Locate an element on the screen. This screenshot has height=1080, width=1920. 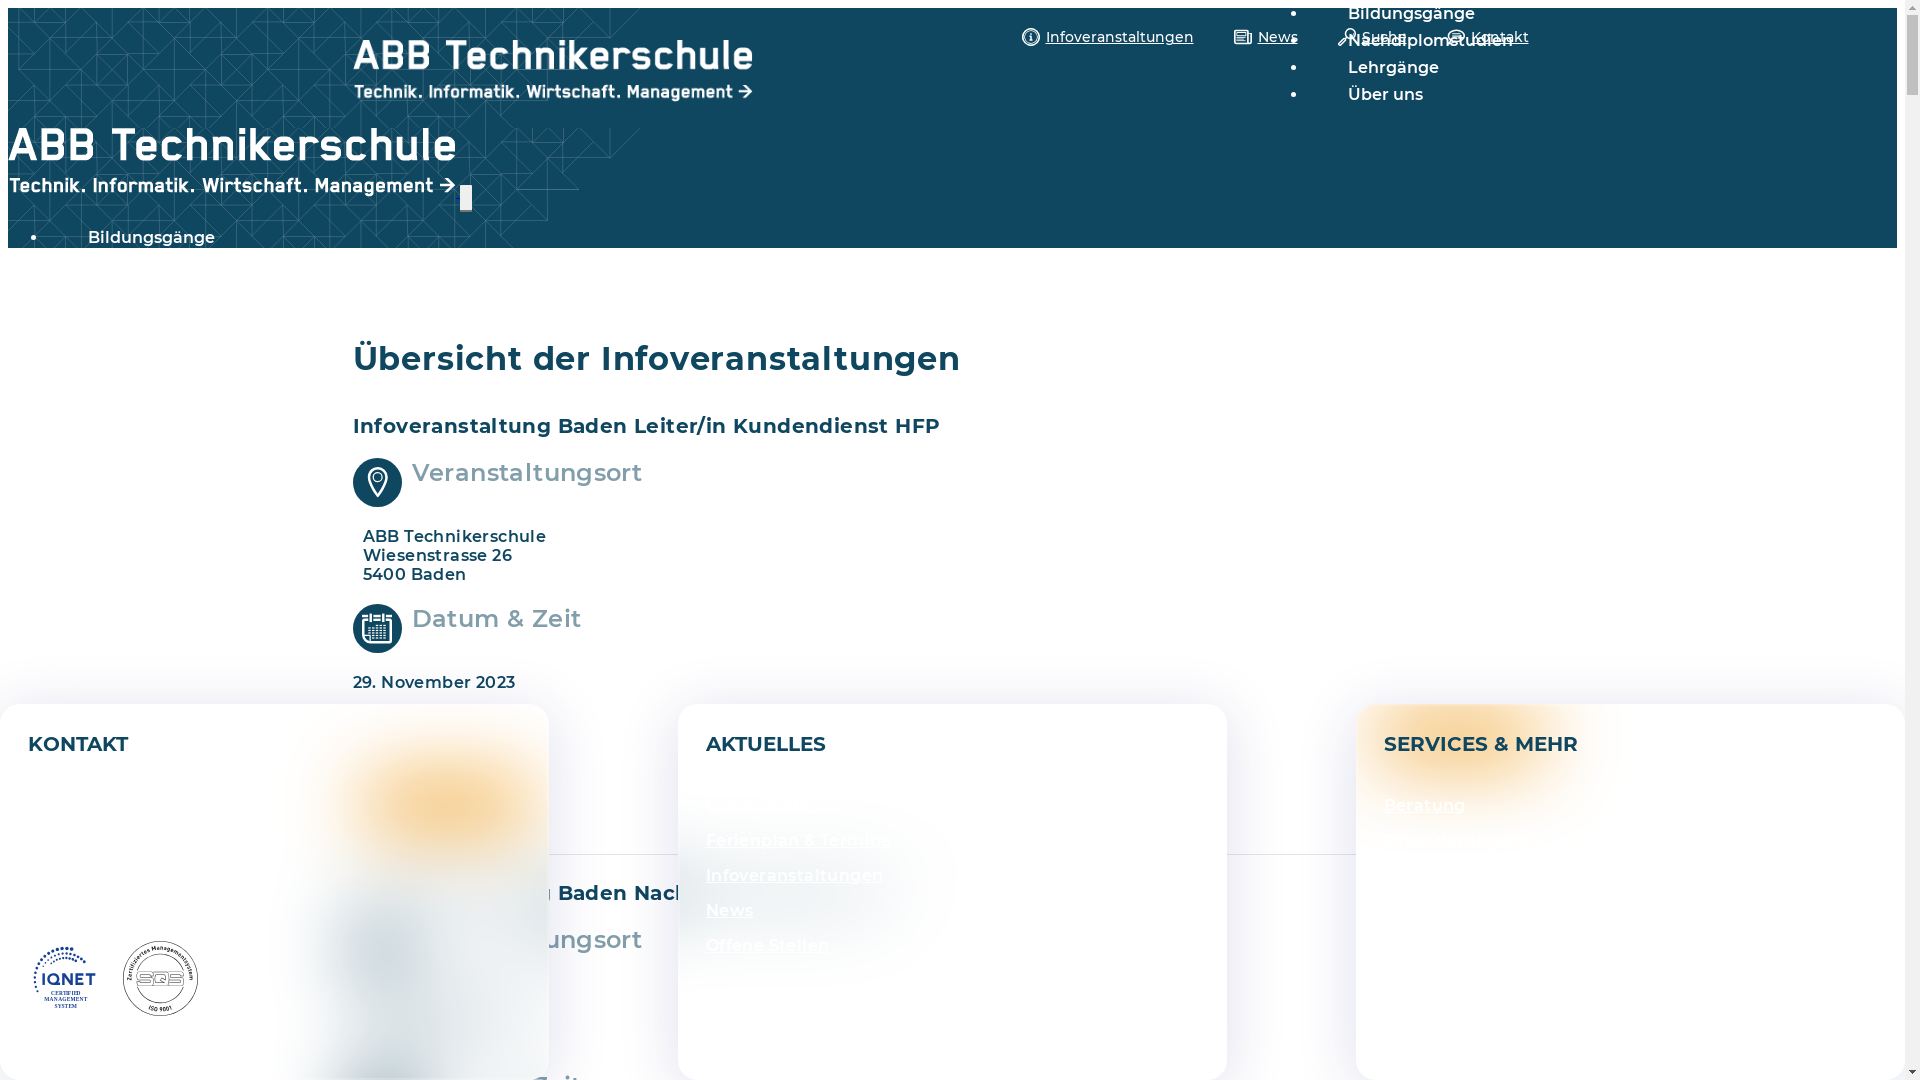
'Beratung' is located at coordinates (1424, 804).